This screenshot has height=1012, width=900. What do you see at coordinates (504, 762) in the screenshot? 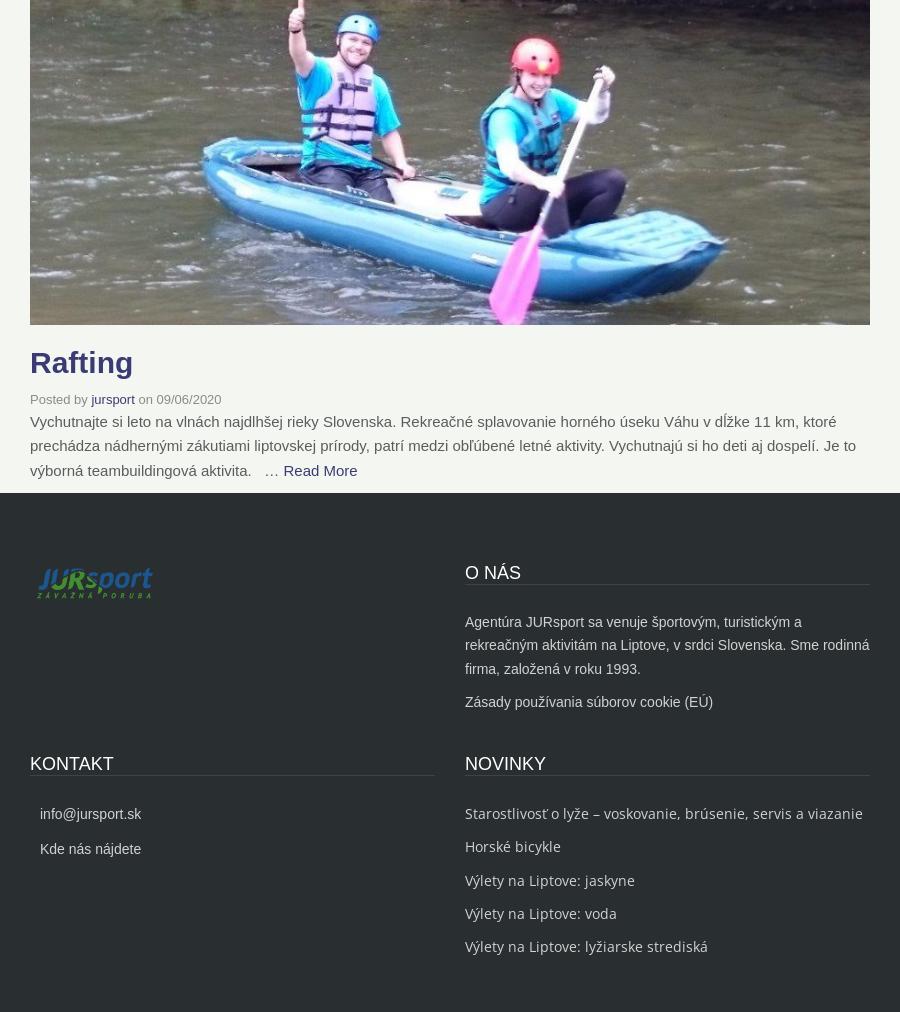
I see `'NOVINKY'` at bounding box center [504, 762].